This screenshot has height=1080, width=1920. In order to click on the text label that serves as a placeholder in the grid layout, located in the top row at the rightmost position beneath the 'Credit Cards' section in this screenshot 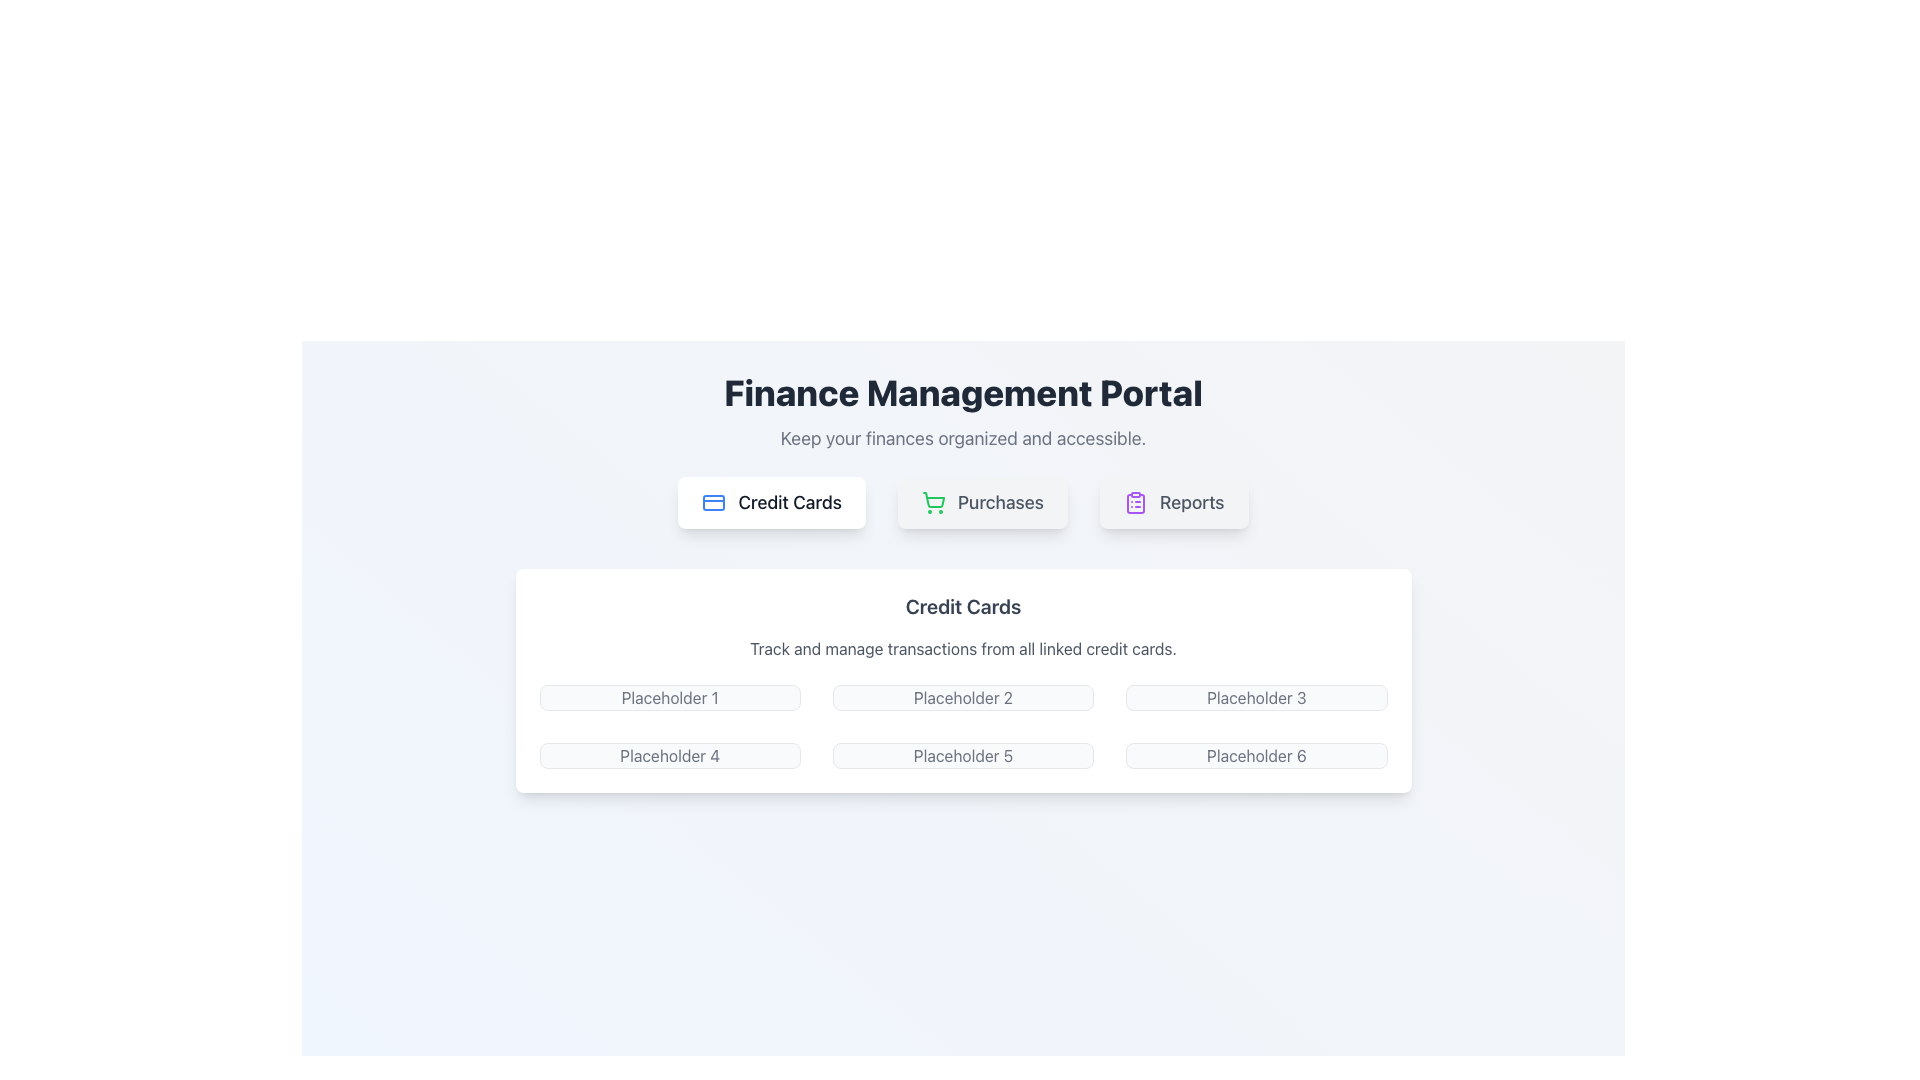, I will do `click(1255, 697)`.